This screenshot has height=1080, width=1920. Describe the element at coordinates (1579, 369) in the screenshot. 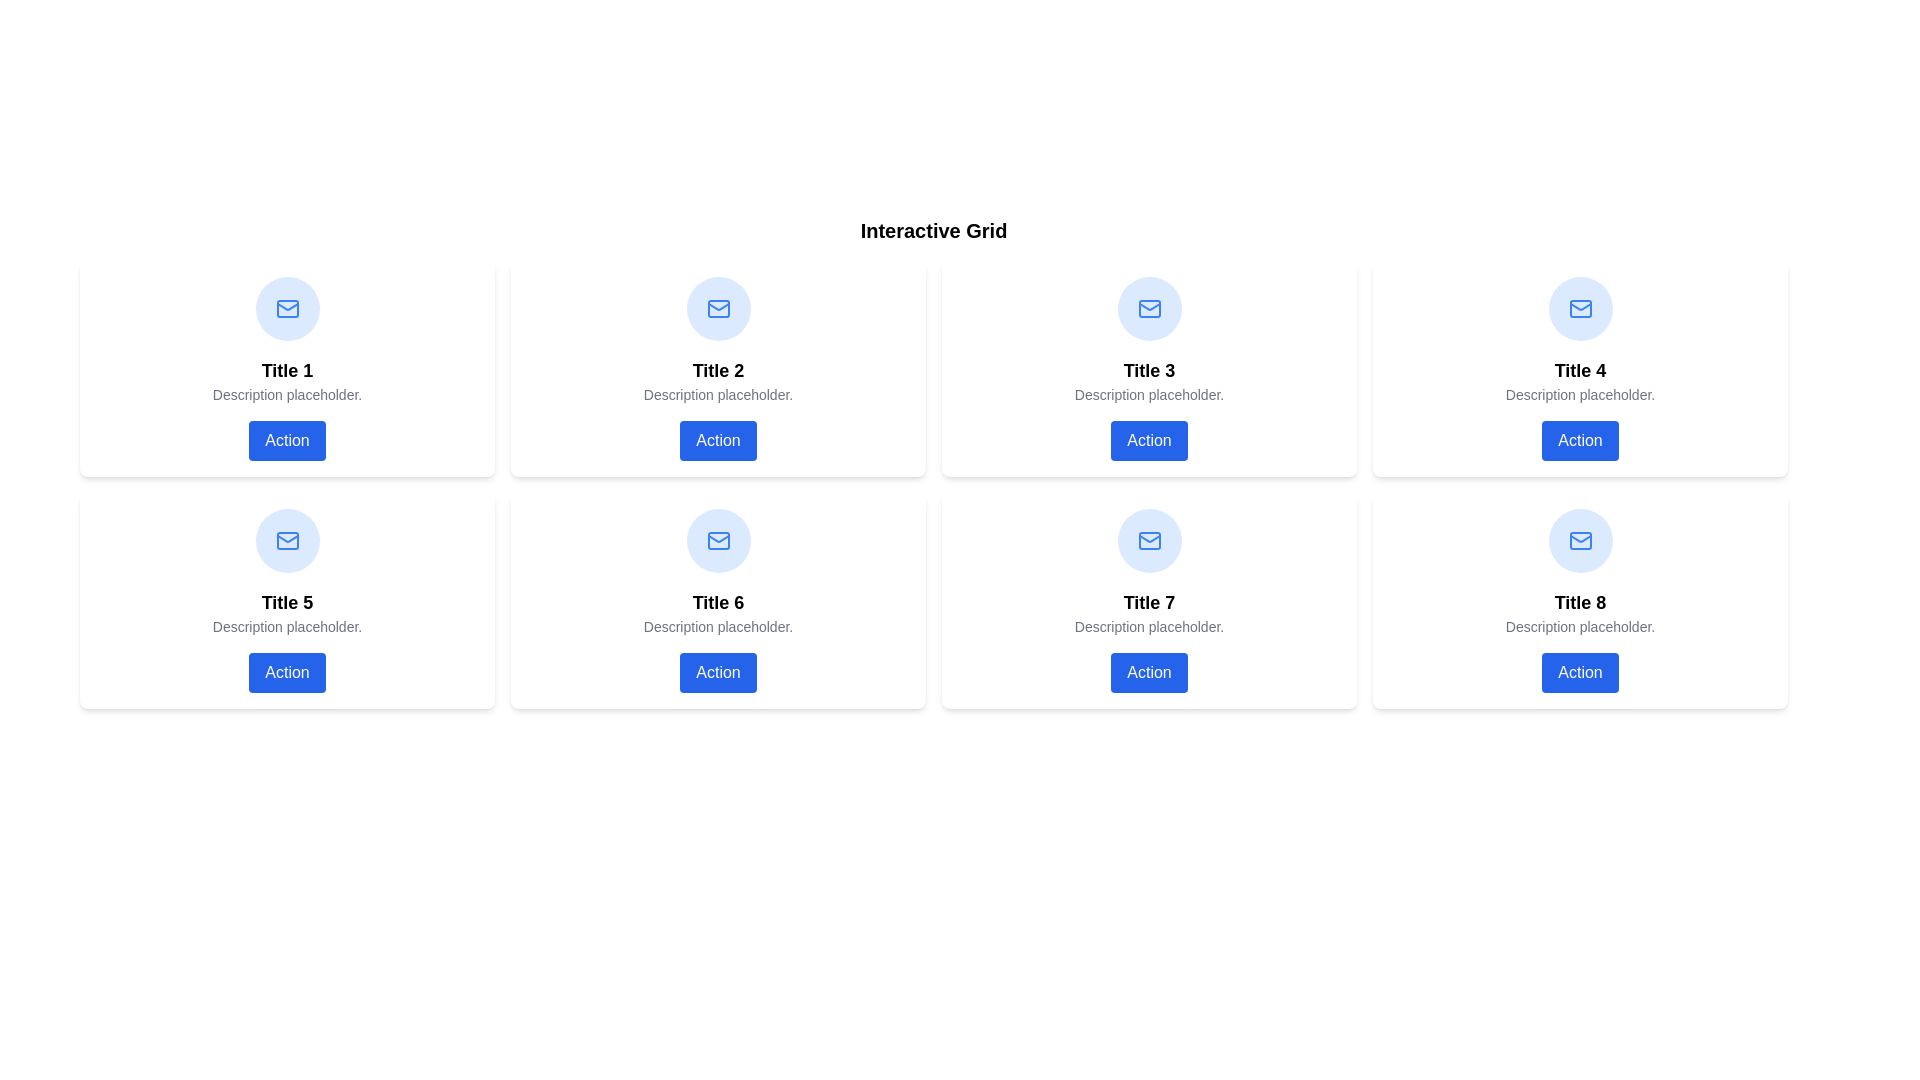

I see `the fourth card in the grid layout, which is a vertically oriented white card with rounded corners, featuring a blue button labeled 'Action'` at that location.